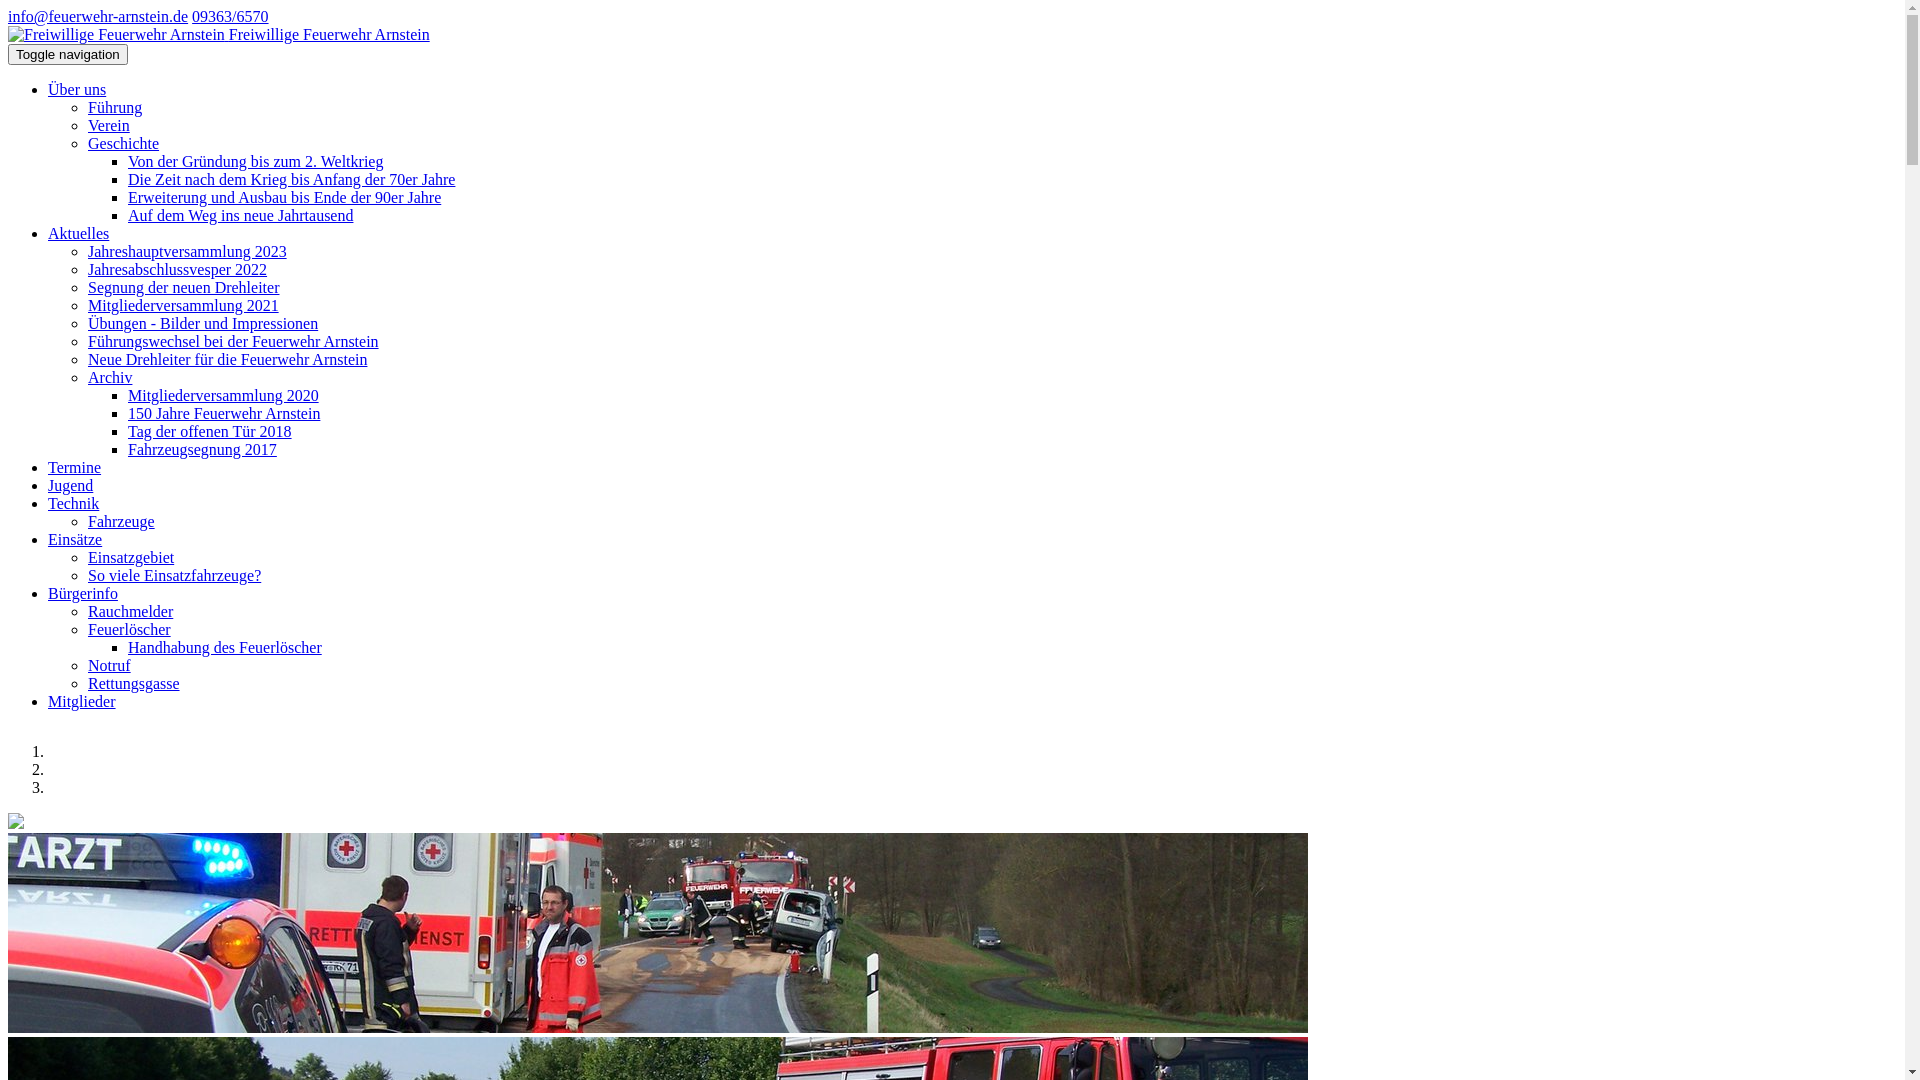  What do you see at coordinates (224, 412) in the screenshot?
I see `'150 Jahre Feuerwehr Arnstein'` at bounding box center [224, 412].